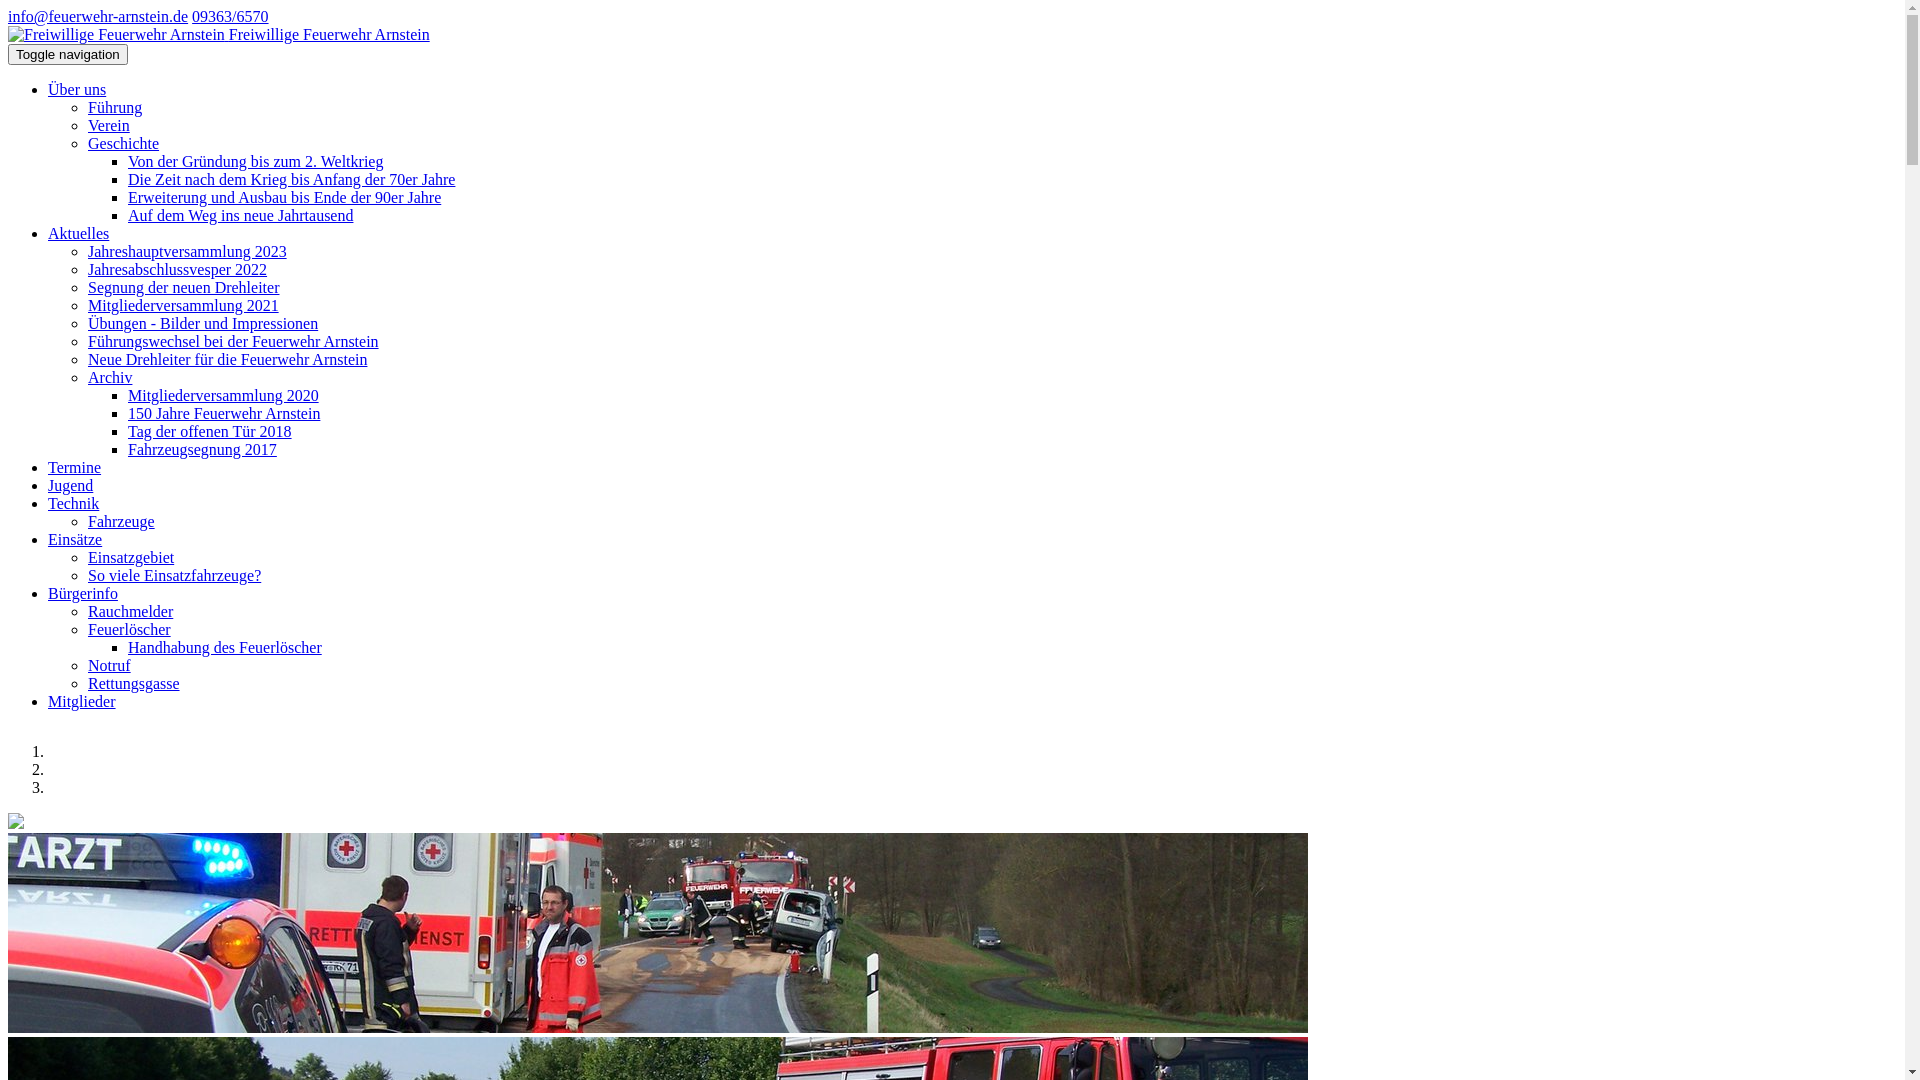  What do you see at coordinates (224, 412) in the screenshot?
I see `'150 Jahre Feuerwehr Arnstein'` at bounding box center [224, 412].